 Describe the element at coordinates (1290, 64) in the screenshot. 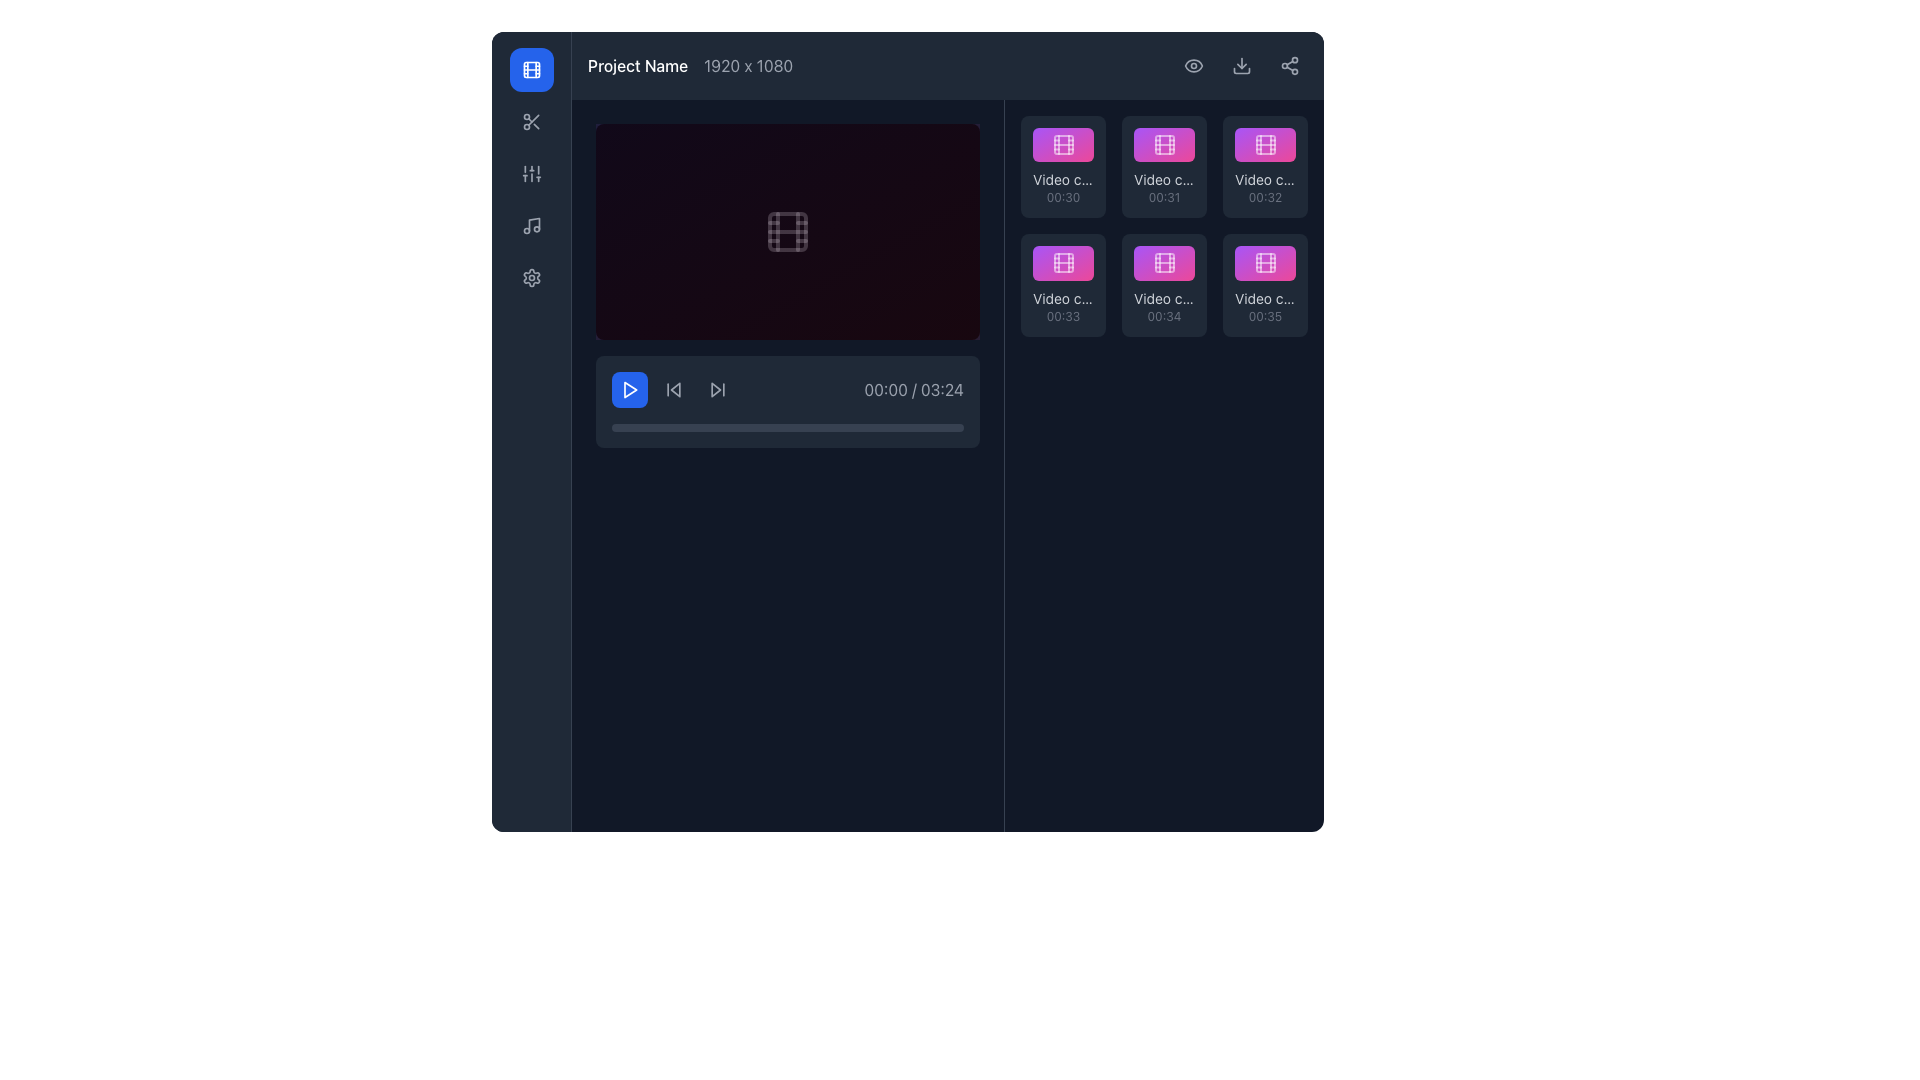

I see `the sharing button icon located at the top-right corner of the toolbar to initiate the sharing functionality` at that location.